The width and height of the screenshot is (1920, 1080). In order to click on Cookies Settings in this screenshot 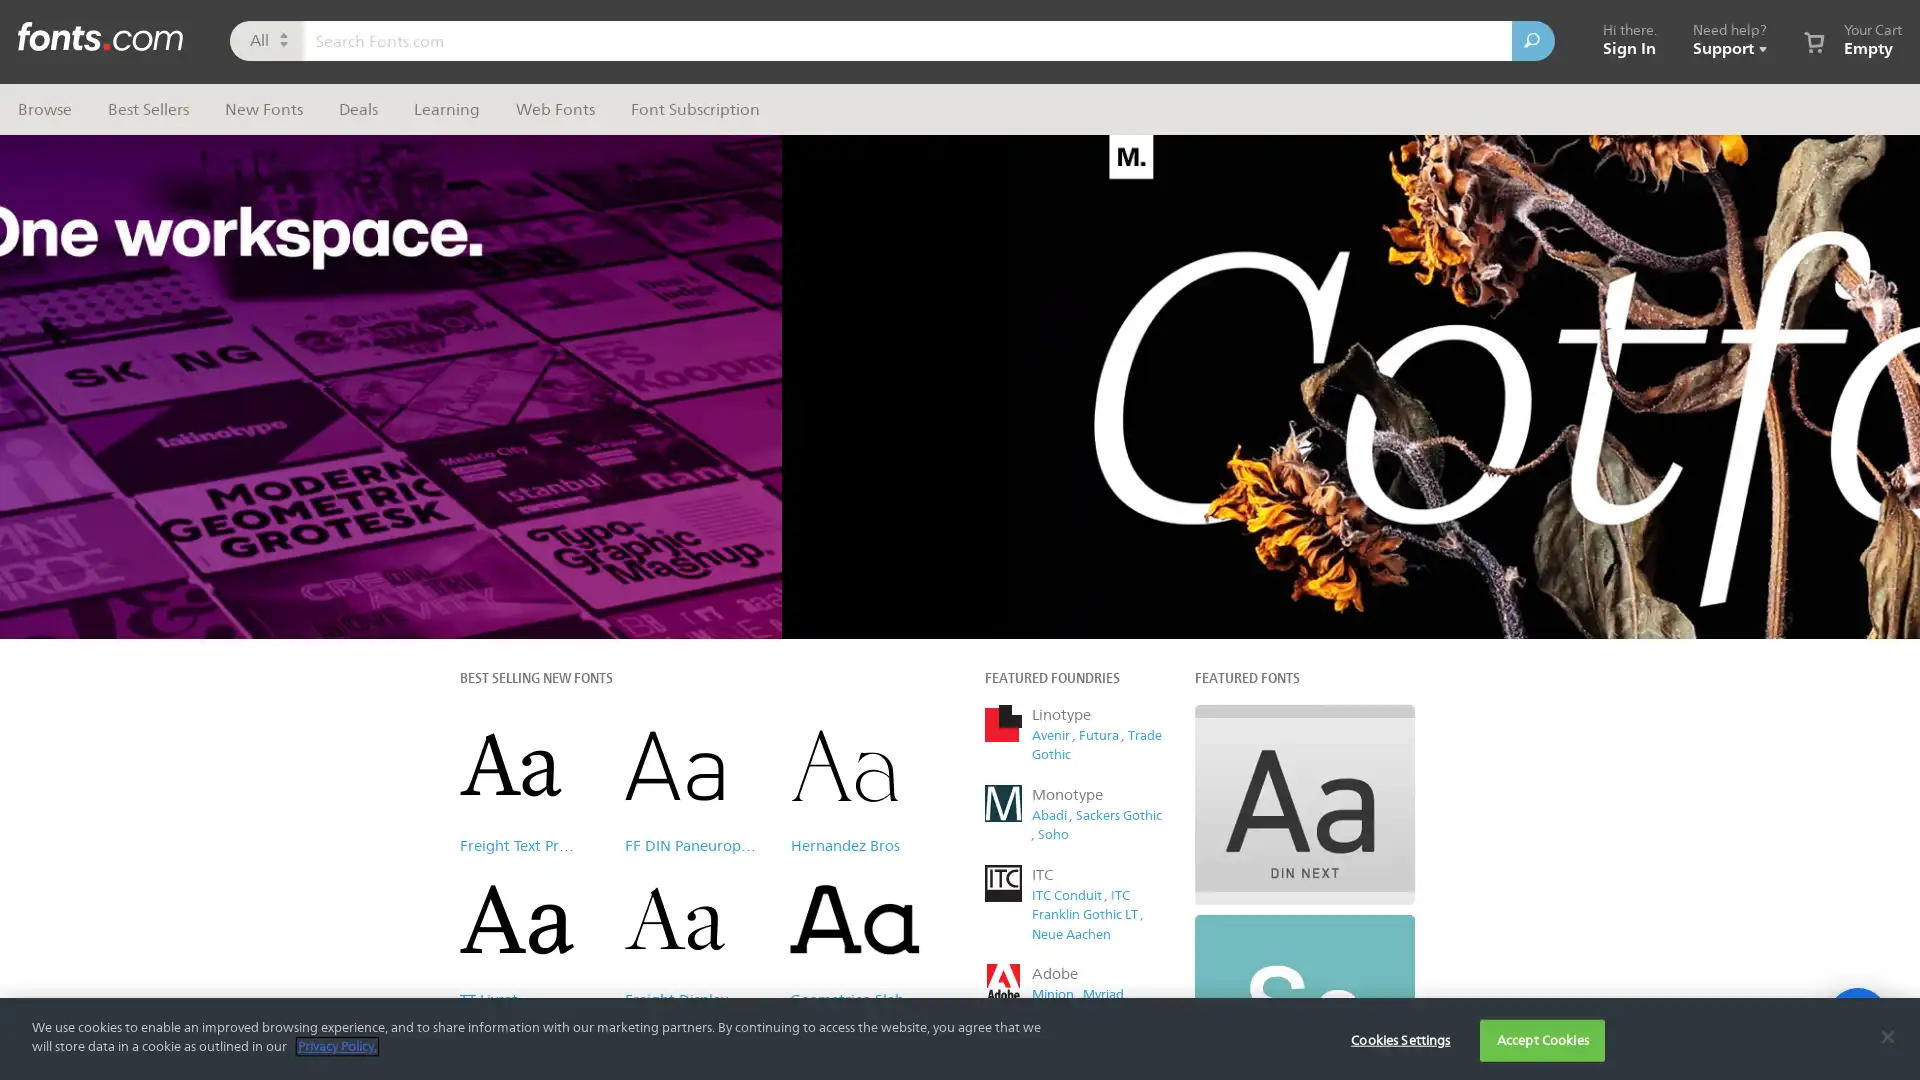, I will do `click(1399, 1039)`.